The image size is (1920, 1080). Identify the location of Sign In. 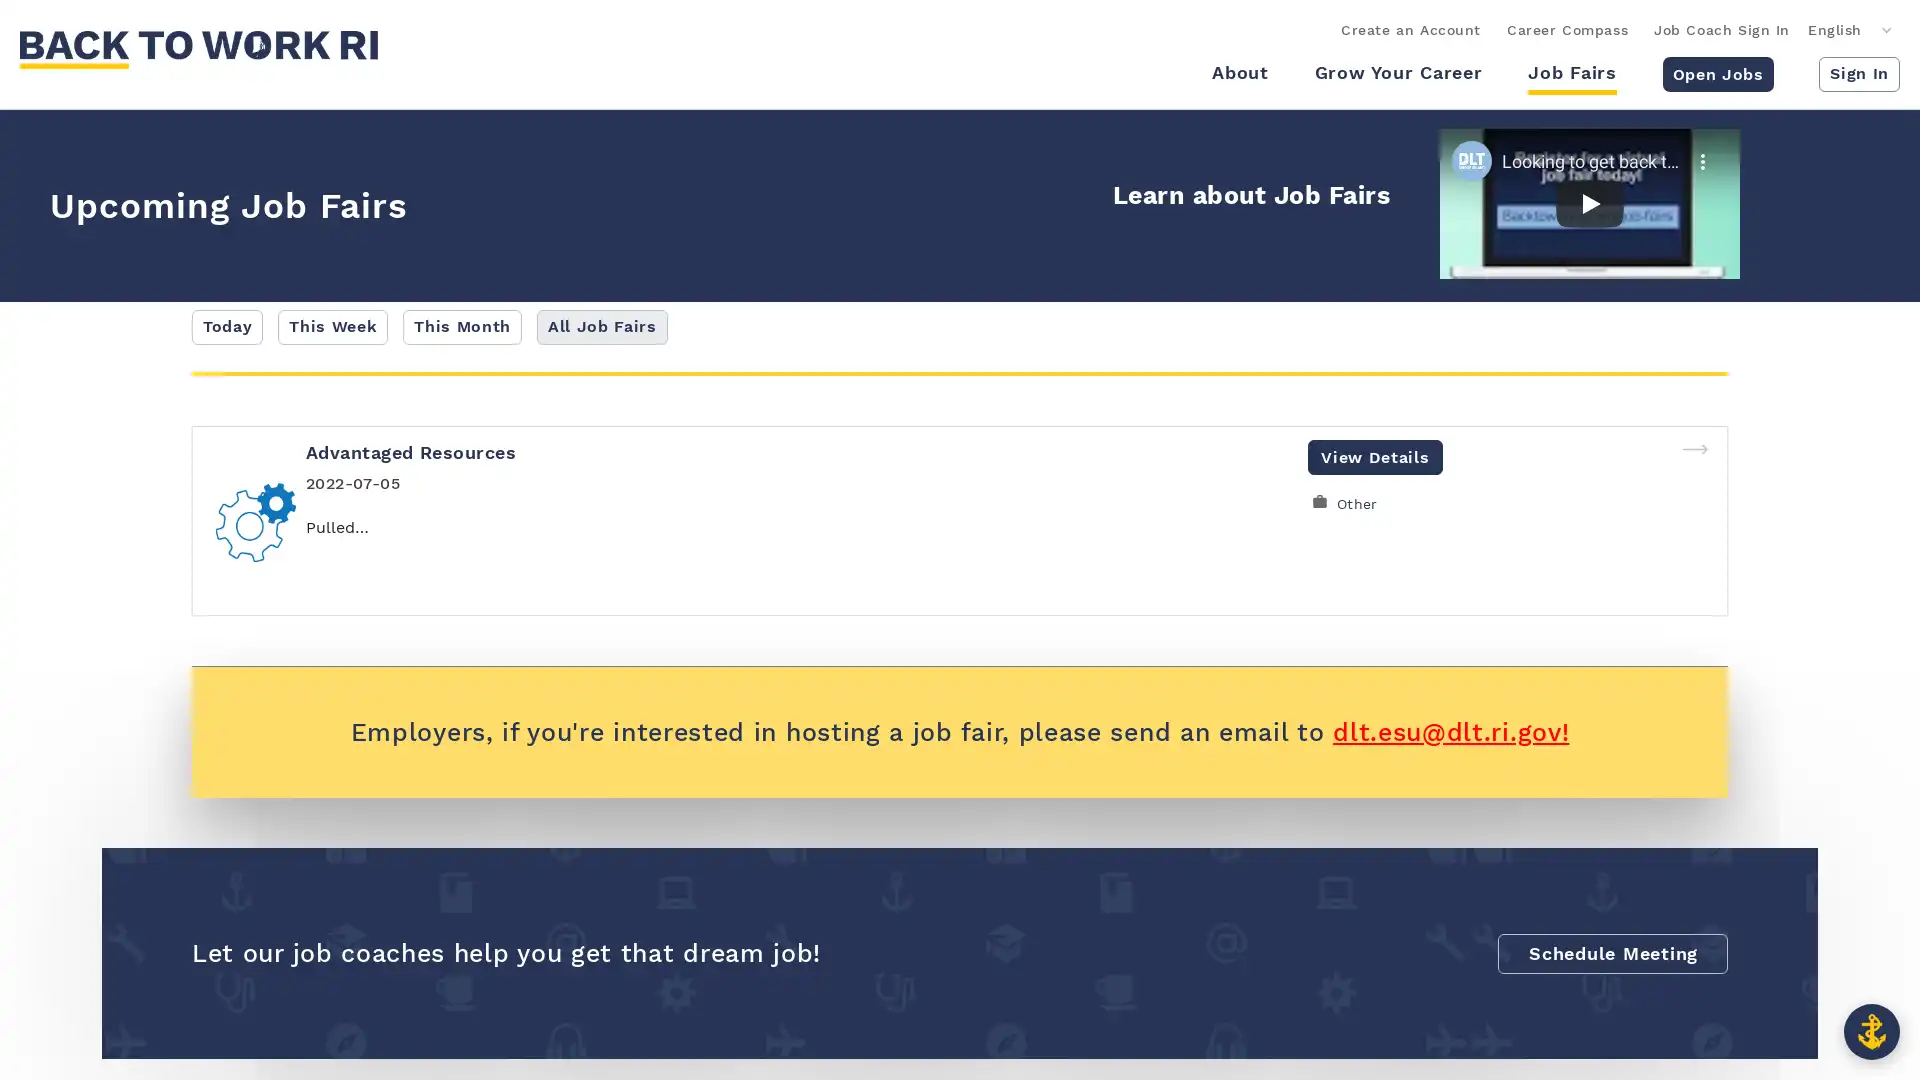
(1858, 72).